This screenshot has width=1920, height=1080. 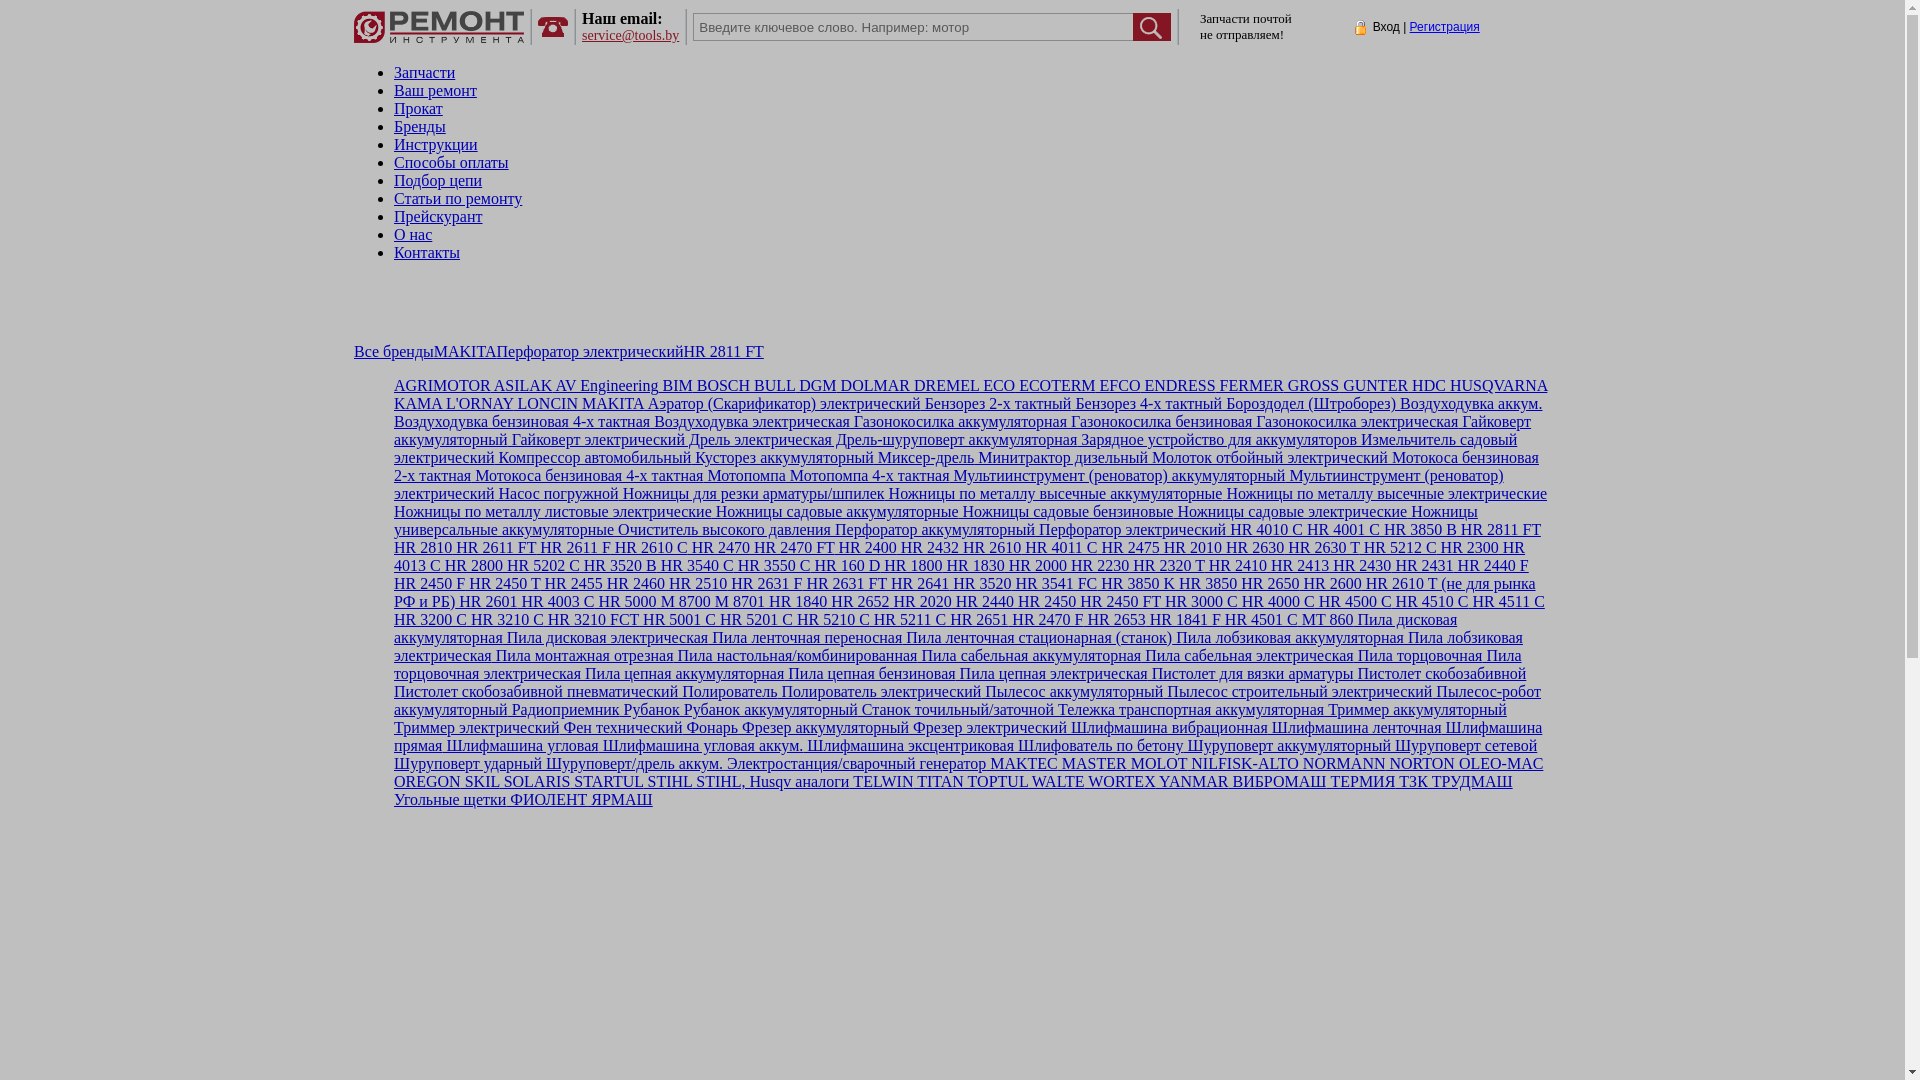 I want to click on 'HR 2630 T', so click(x=1321, y=547).